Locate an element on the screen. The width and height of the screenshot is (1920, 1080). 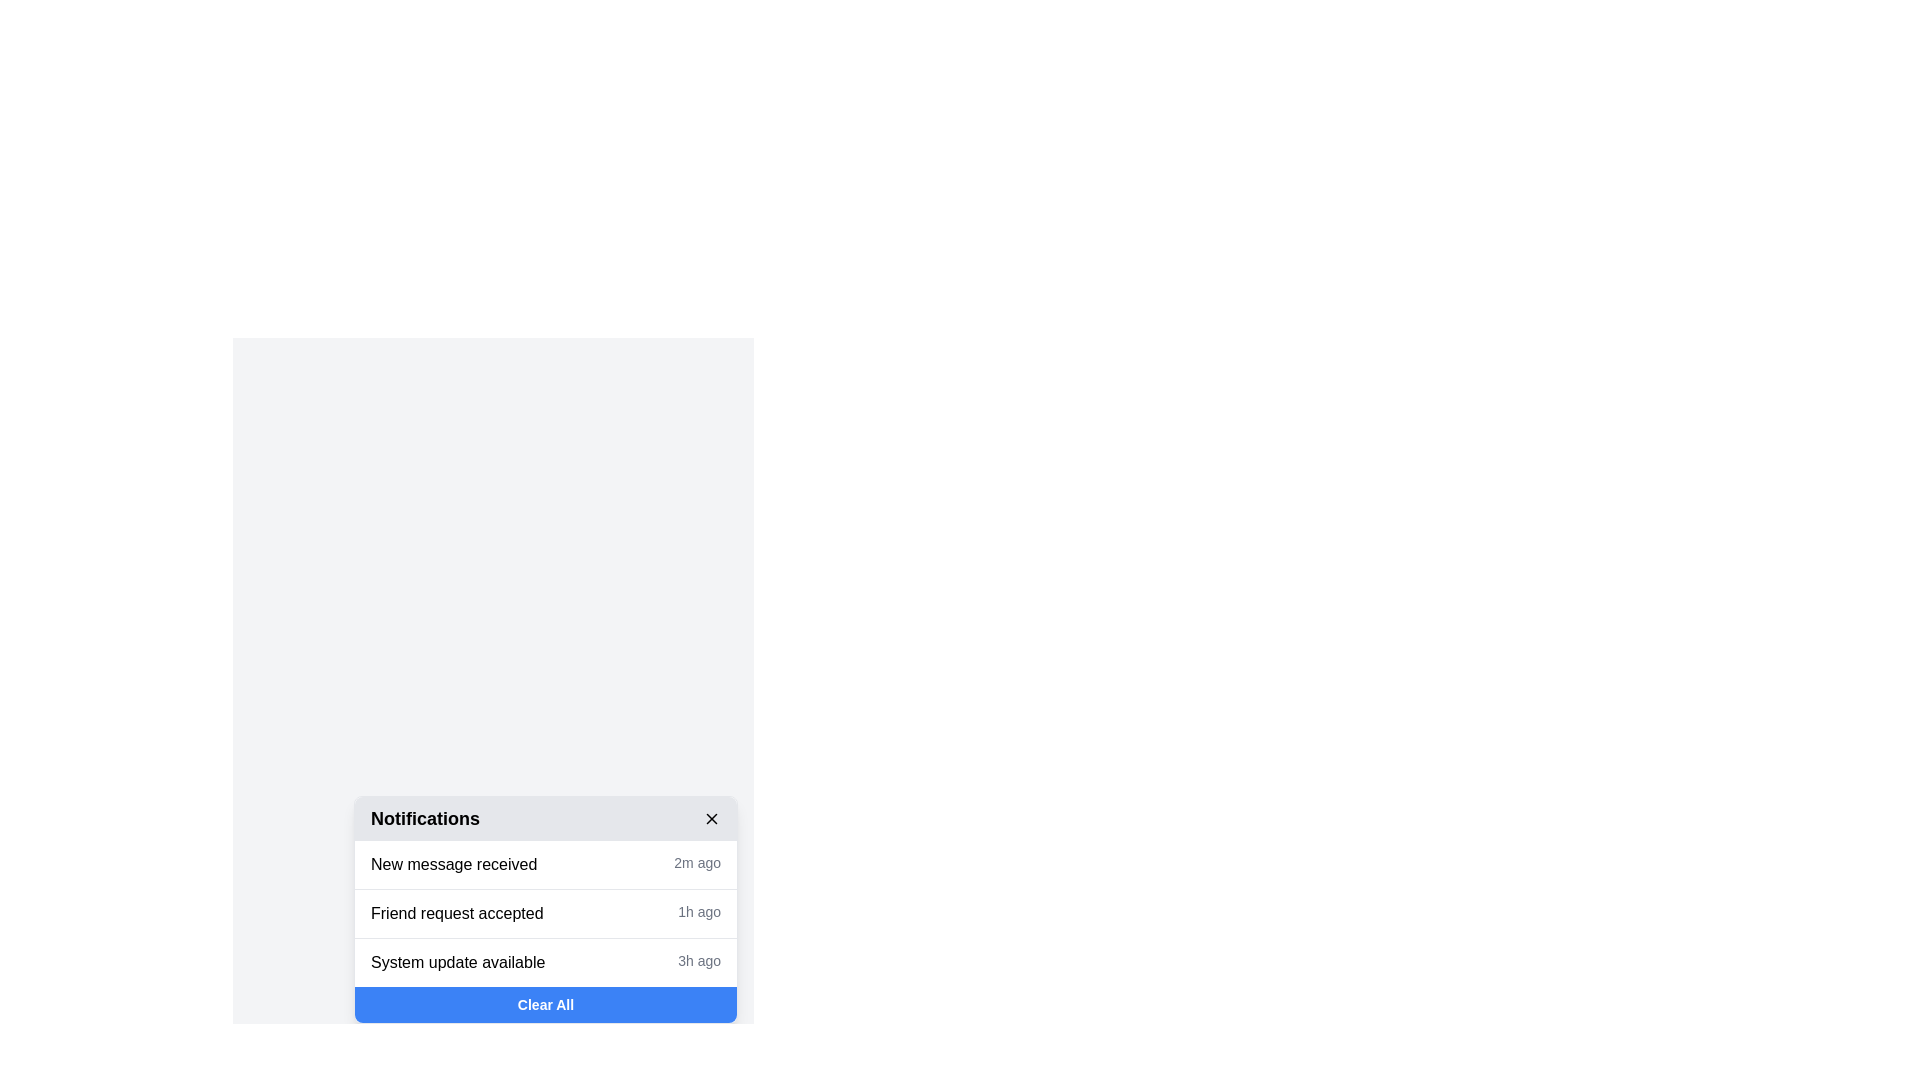
the static text label that indicates the notifications section in the header of the notification panel is located at coordinates (424, 818).